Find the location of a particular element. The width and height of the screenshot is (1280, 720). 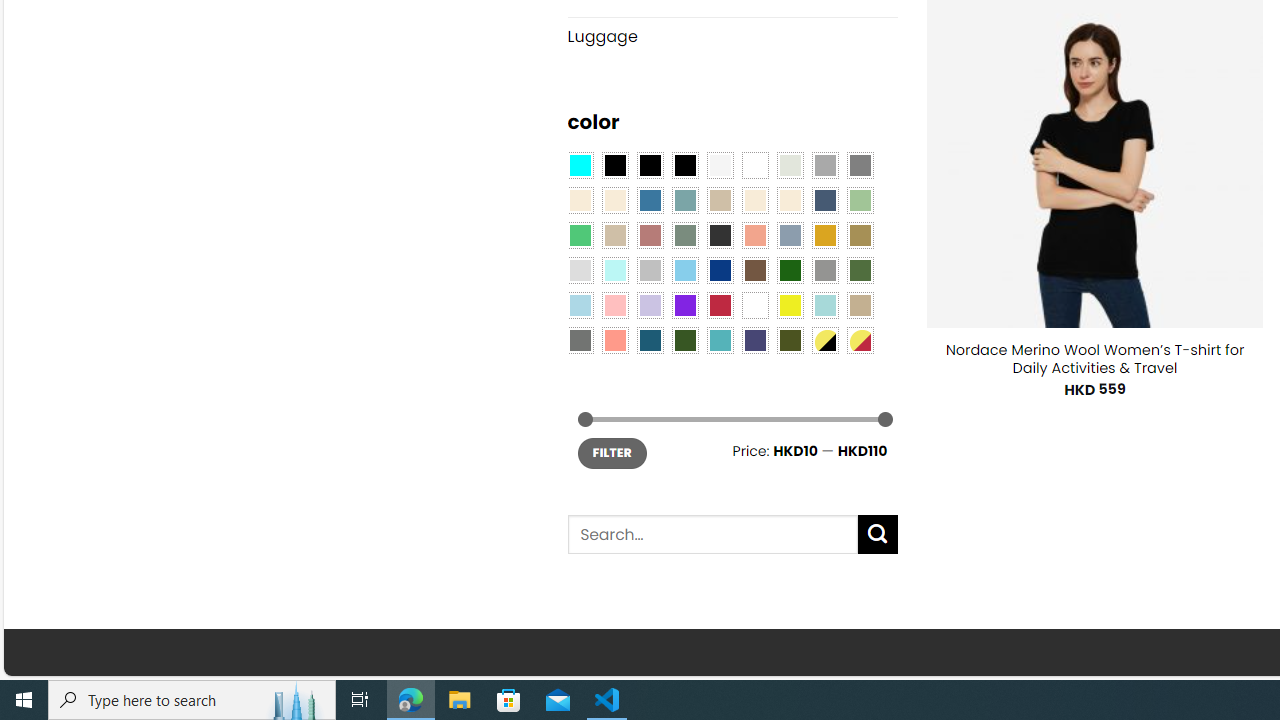

'Clear' is located at coordinates (754, 163).